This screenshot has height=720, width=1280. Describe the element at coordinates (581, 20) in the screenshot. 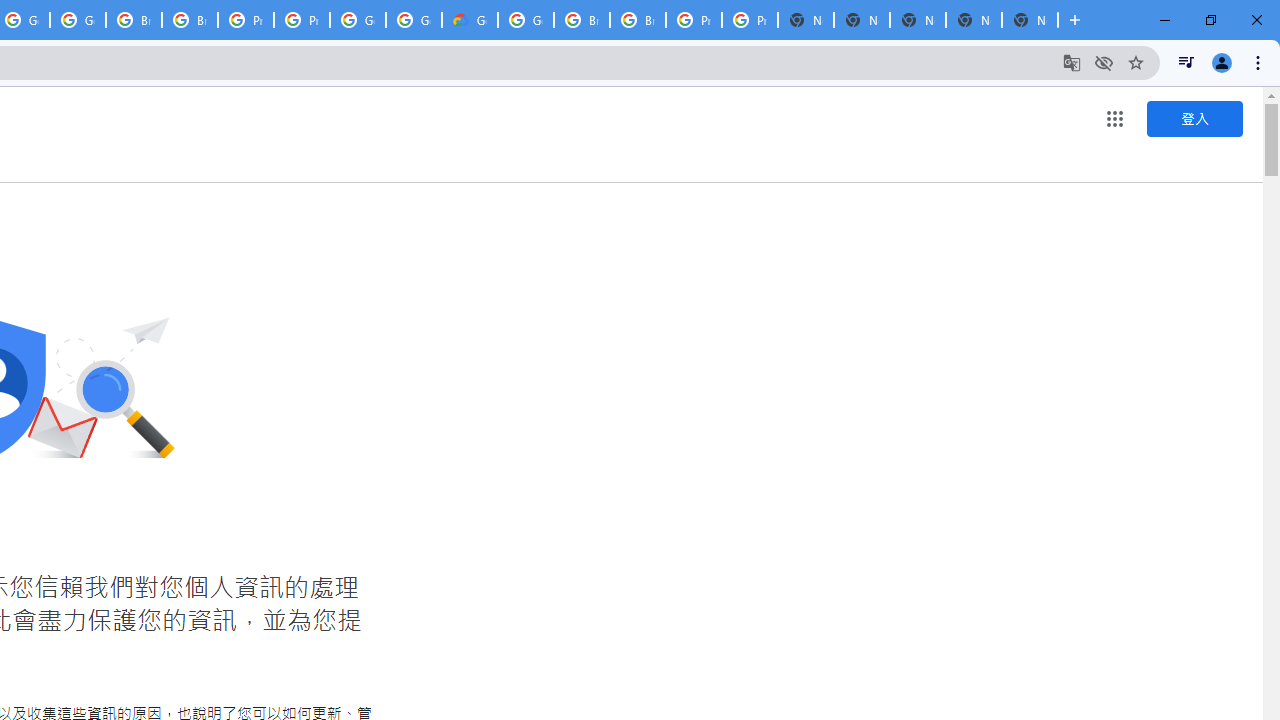

I see `'Browse Chrome as a guest - Computer - Google Chrome Help'` at that location.